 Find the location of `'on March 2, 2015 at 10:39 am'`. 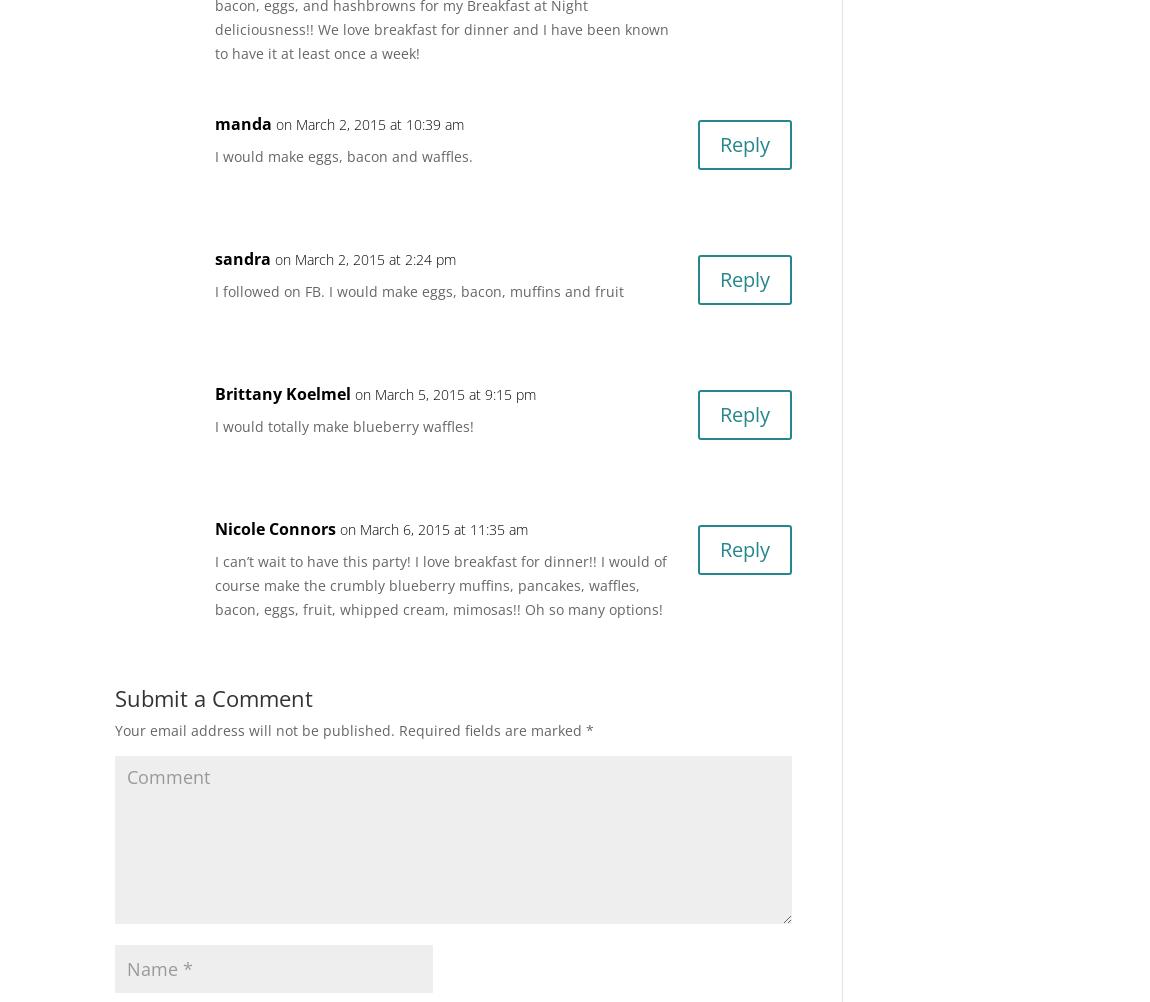

'on March 2, 2015 at 10:39 am' is located at coordinates (369, 123).